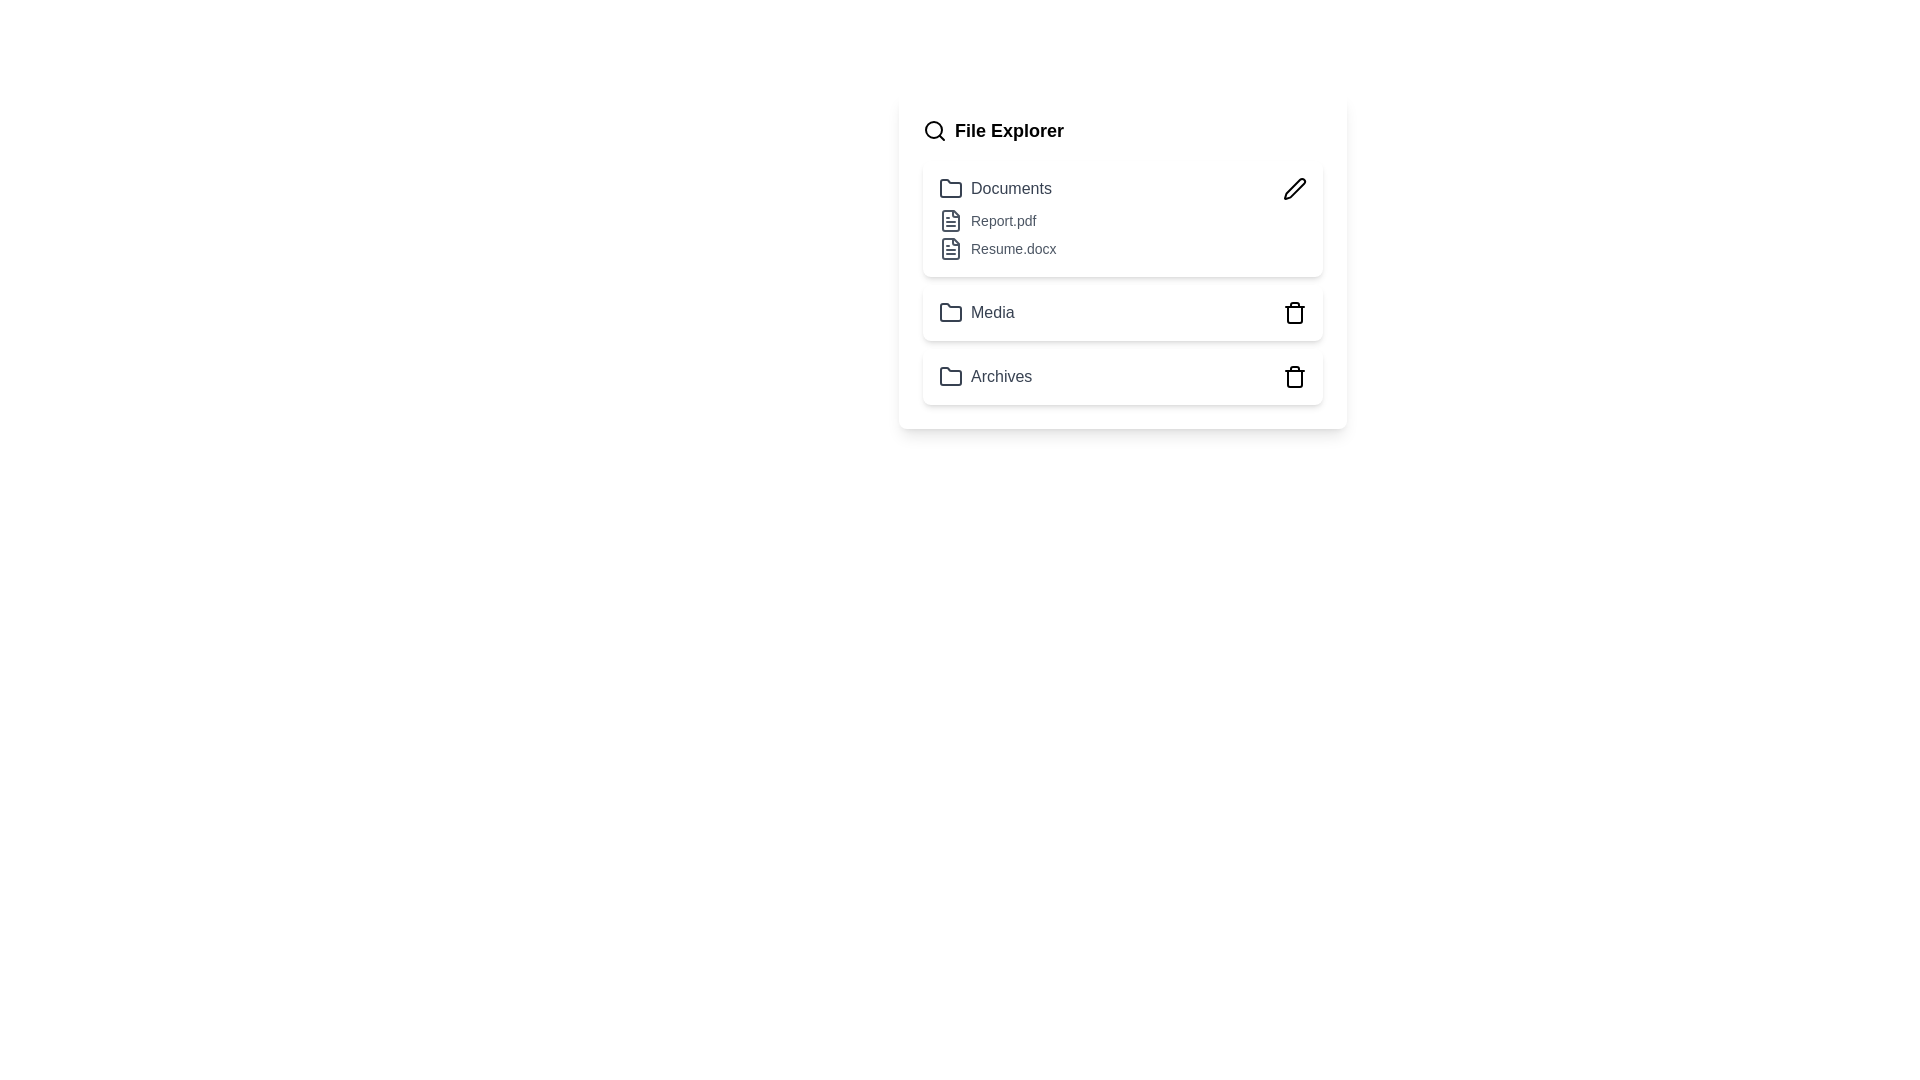  Describe the element at coordinates (976, 312) in the screenshot. I see `the 'Media' folder label with the associated icon` at that location.